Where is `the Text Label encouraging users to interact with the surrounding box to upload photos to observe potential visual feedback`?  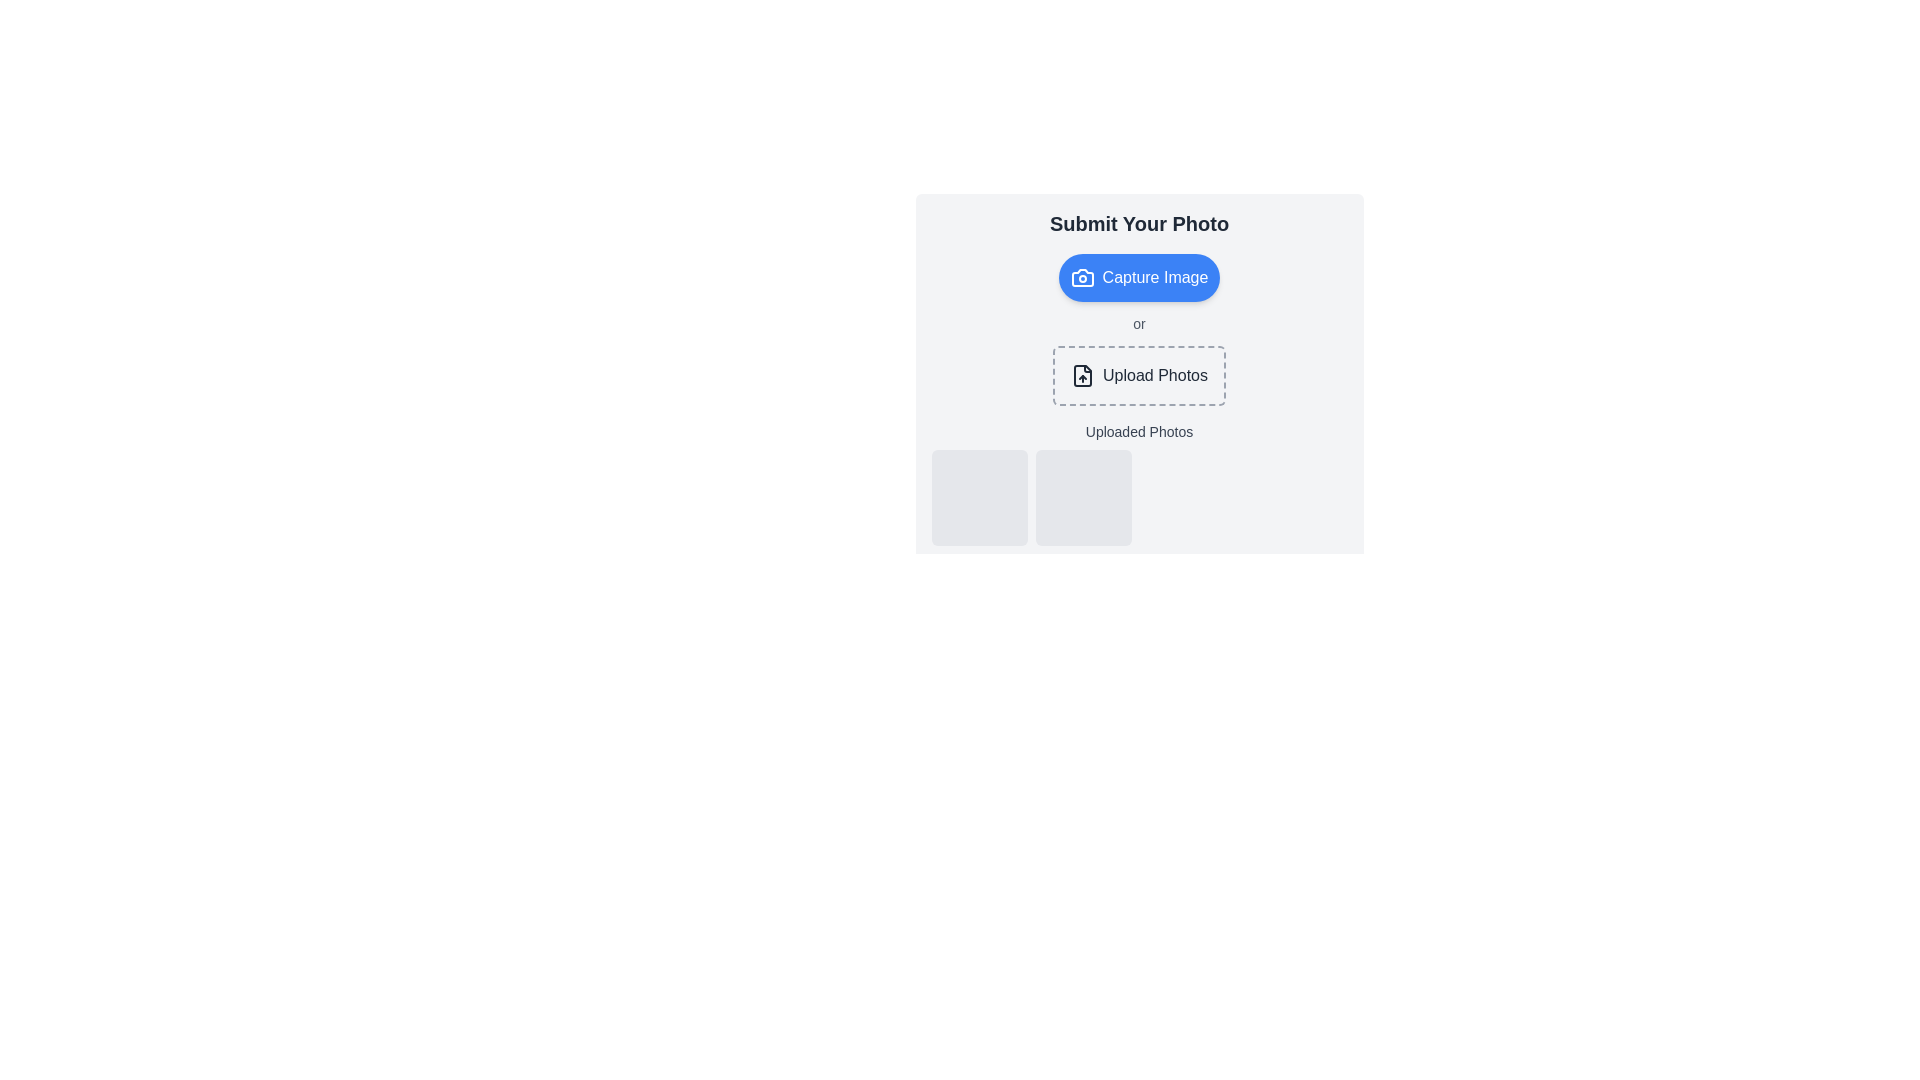
the Text Label encouraging users to interact with the surrounding box to upload photos to observe potential visual feedback is located at coordinates (1155, 375).